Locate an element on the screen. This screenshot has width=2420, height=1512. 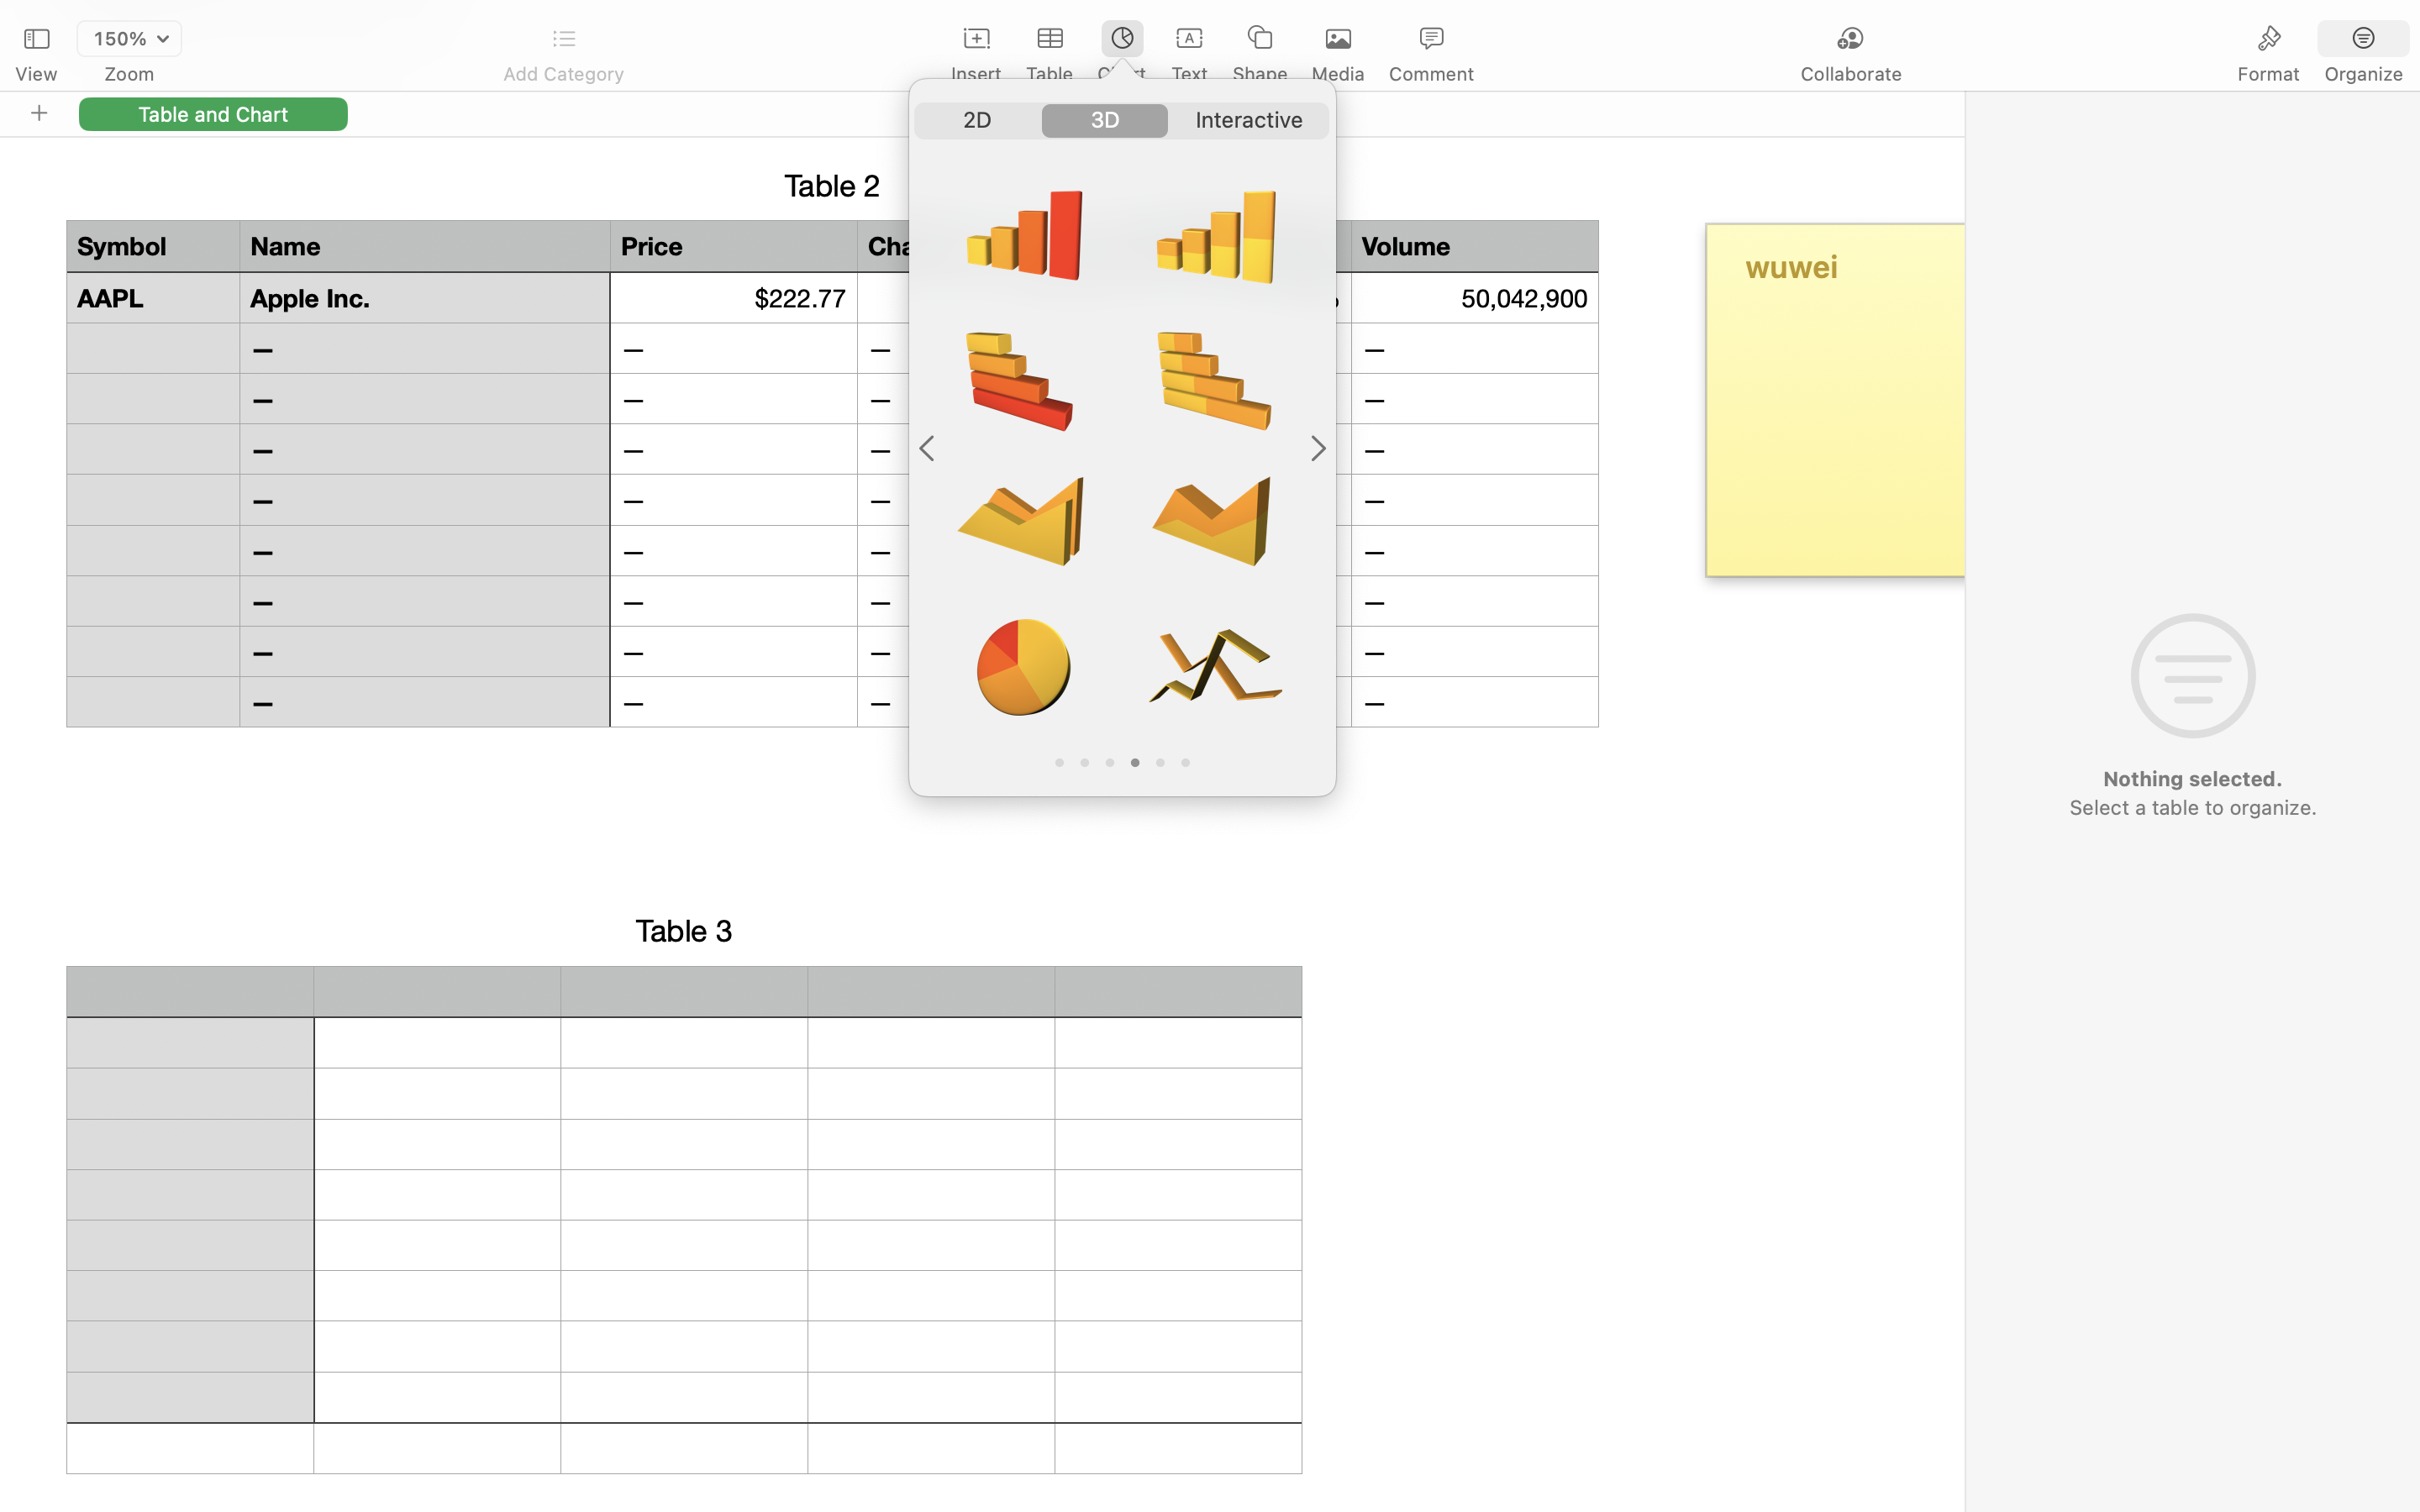
'View' is located at coordinates (34, 74).